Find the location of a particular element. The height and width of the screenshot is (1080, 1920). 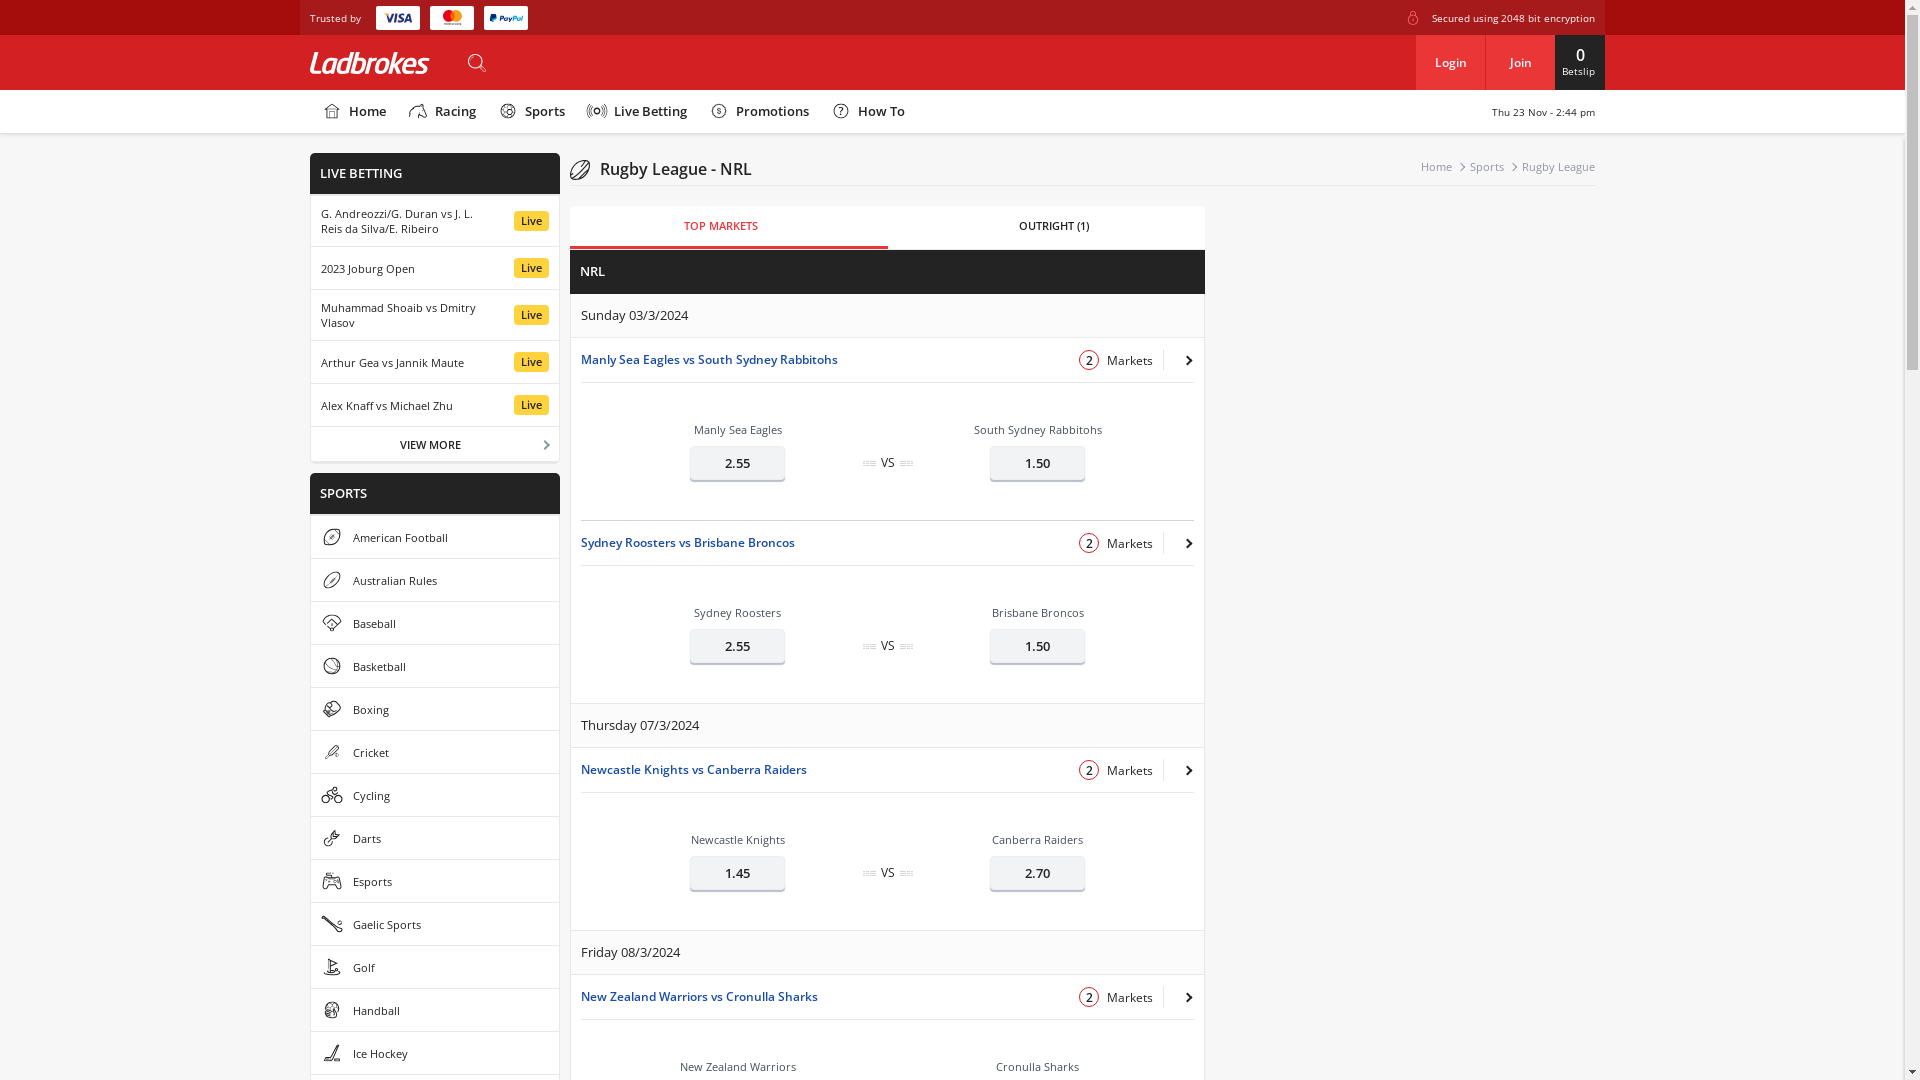

'Live Betting' is located at coordinates (635, 111).